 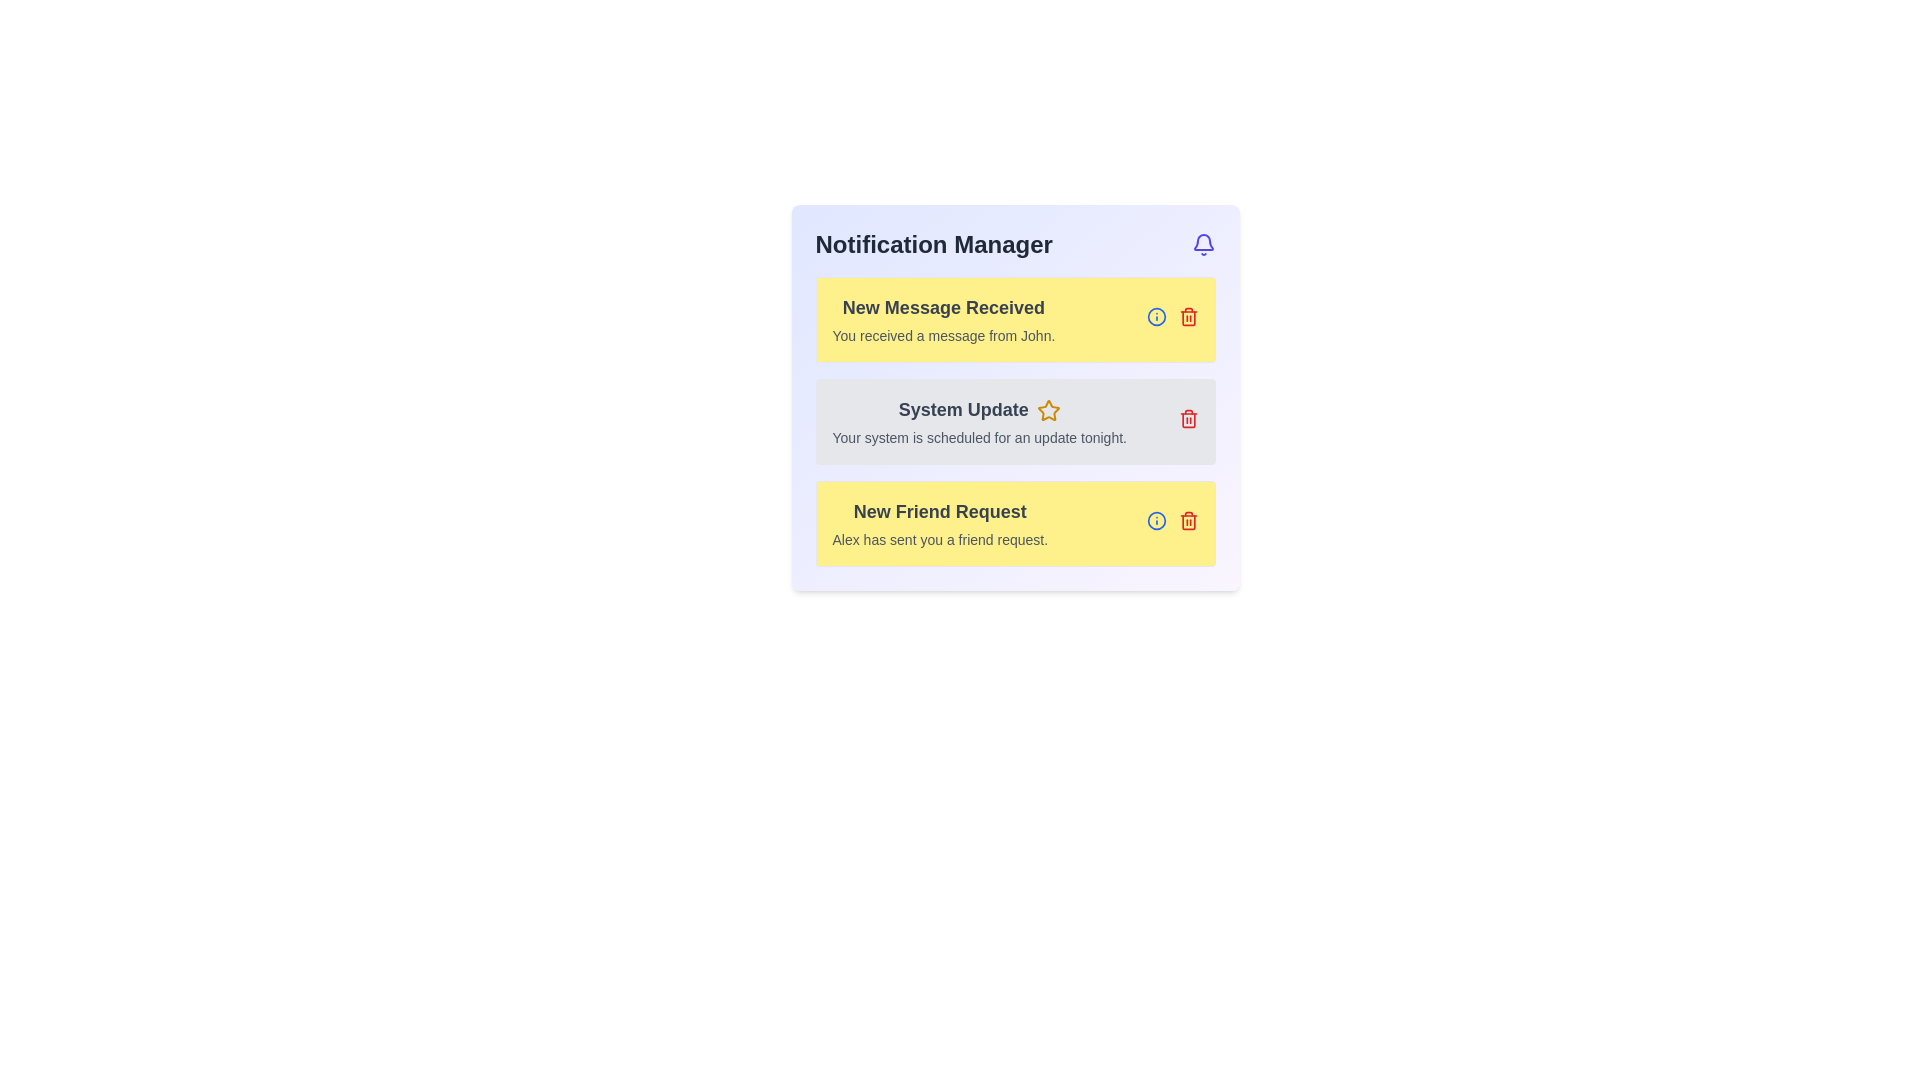 I want to click on the delete icon button located in the top-right corner of the yellow card titled 'New Friend Request', so click(x=1188, y=519).